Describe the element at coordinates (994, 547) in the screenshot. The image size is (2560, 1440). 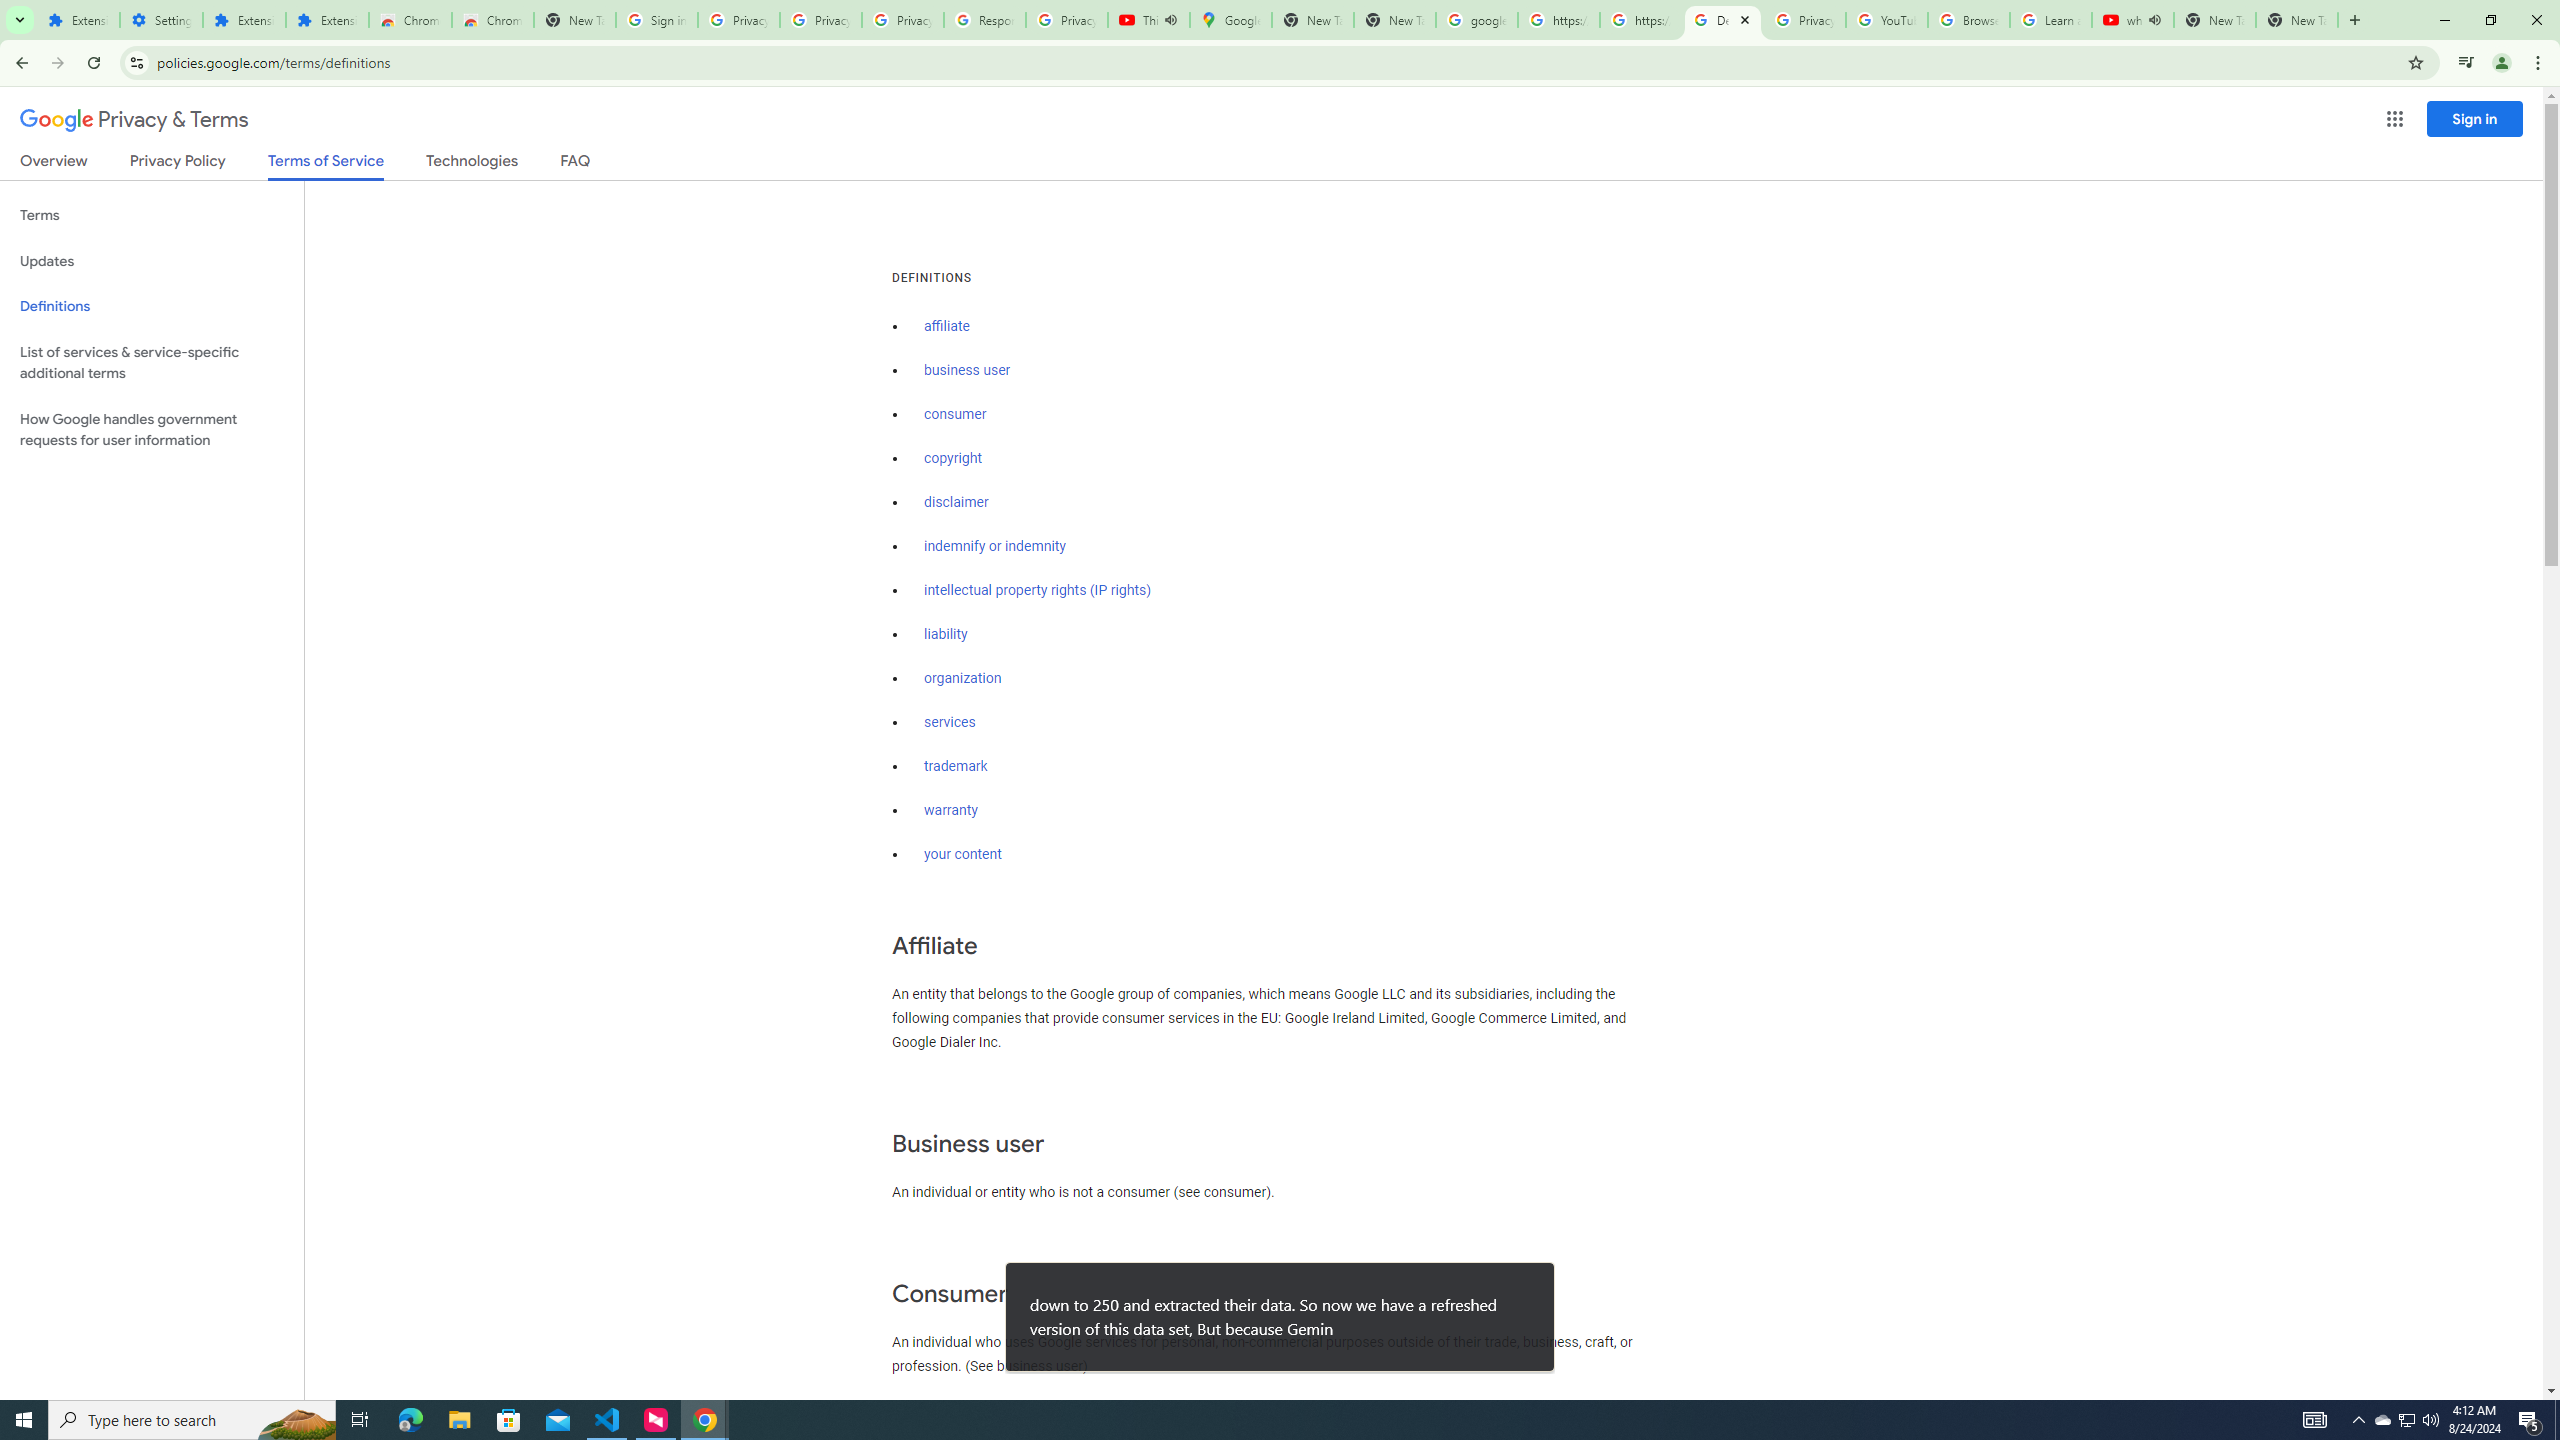
I see `'indemnify or indemnity'` at that location.